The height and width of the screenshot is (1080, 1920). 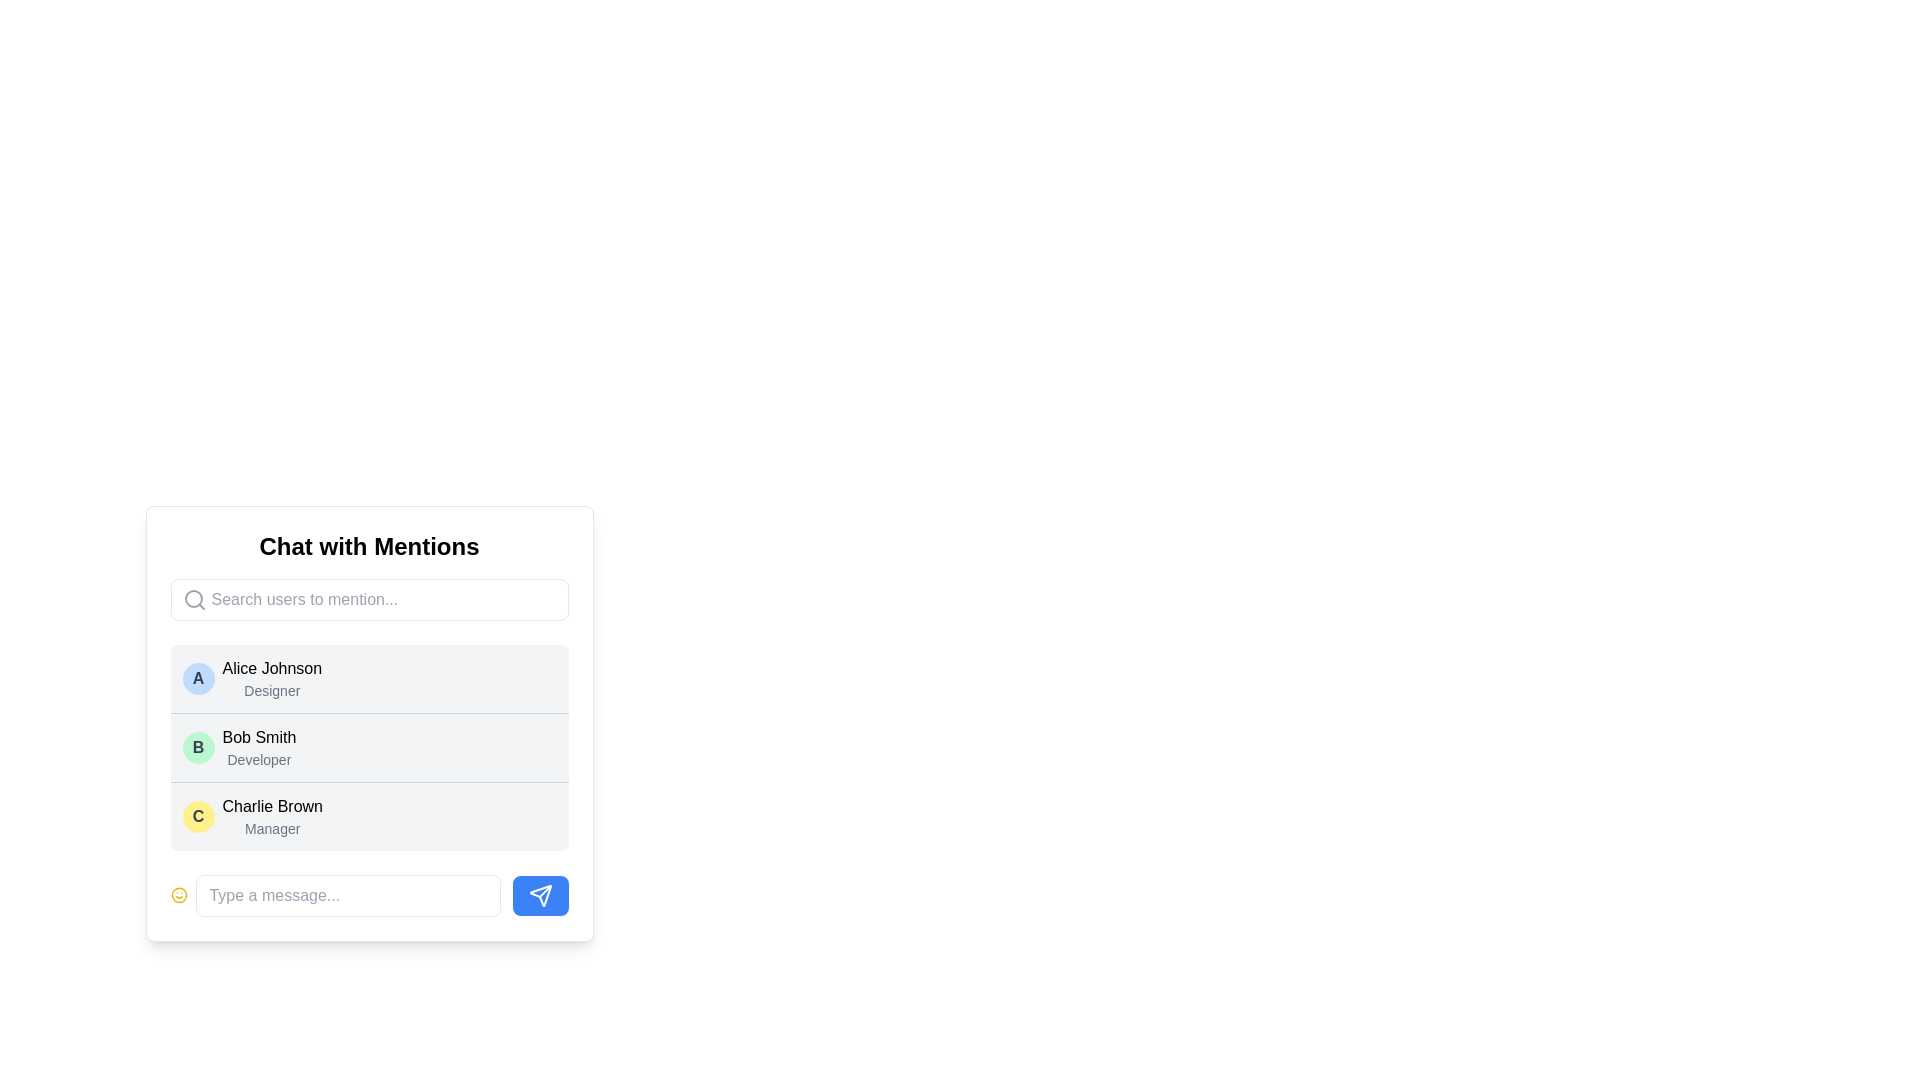 What do you see at coordinates (271, 829) in the screenshot?
I see `text from the muted gray label reading 'Manager', which is located beneath the 'Charlie Brown' name label in the user entry card for the third user` at bounding box center [271, 829].